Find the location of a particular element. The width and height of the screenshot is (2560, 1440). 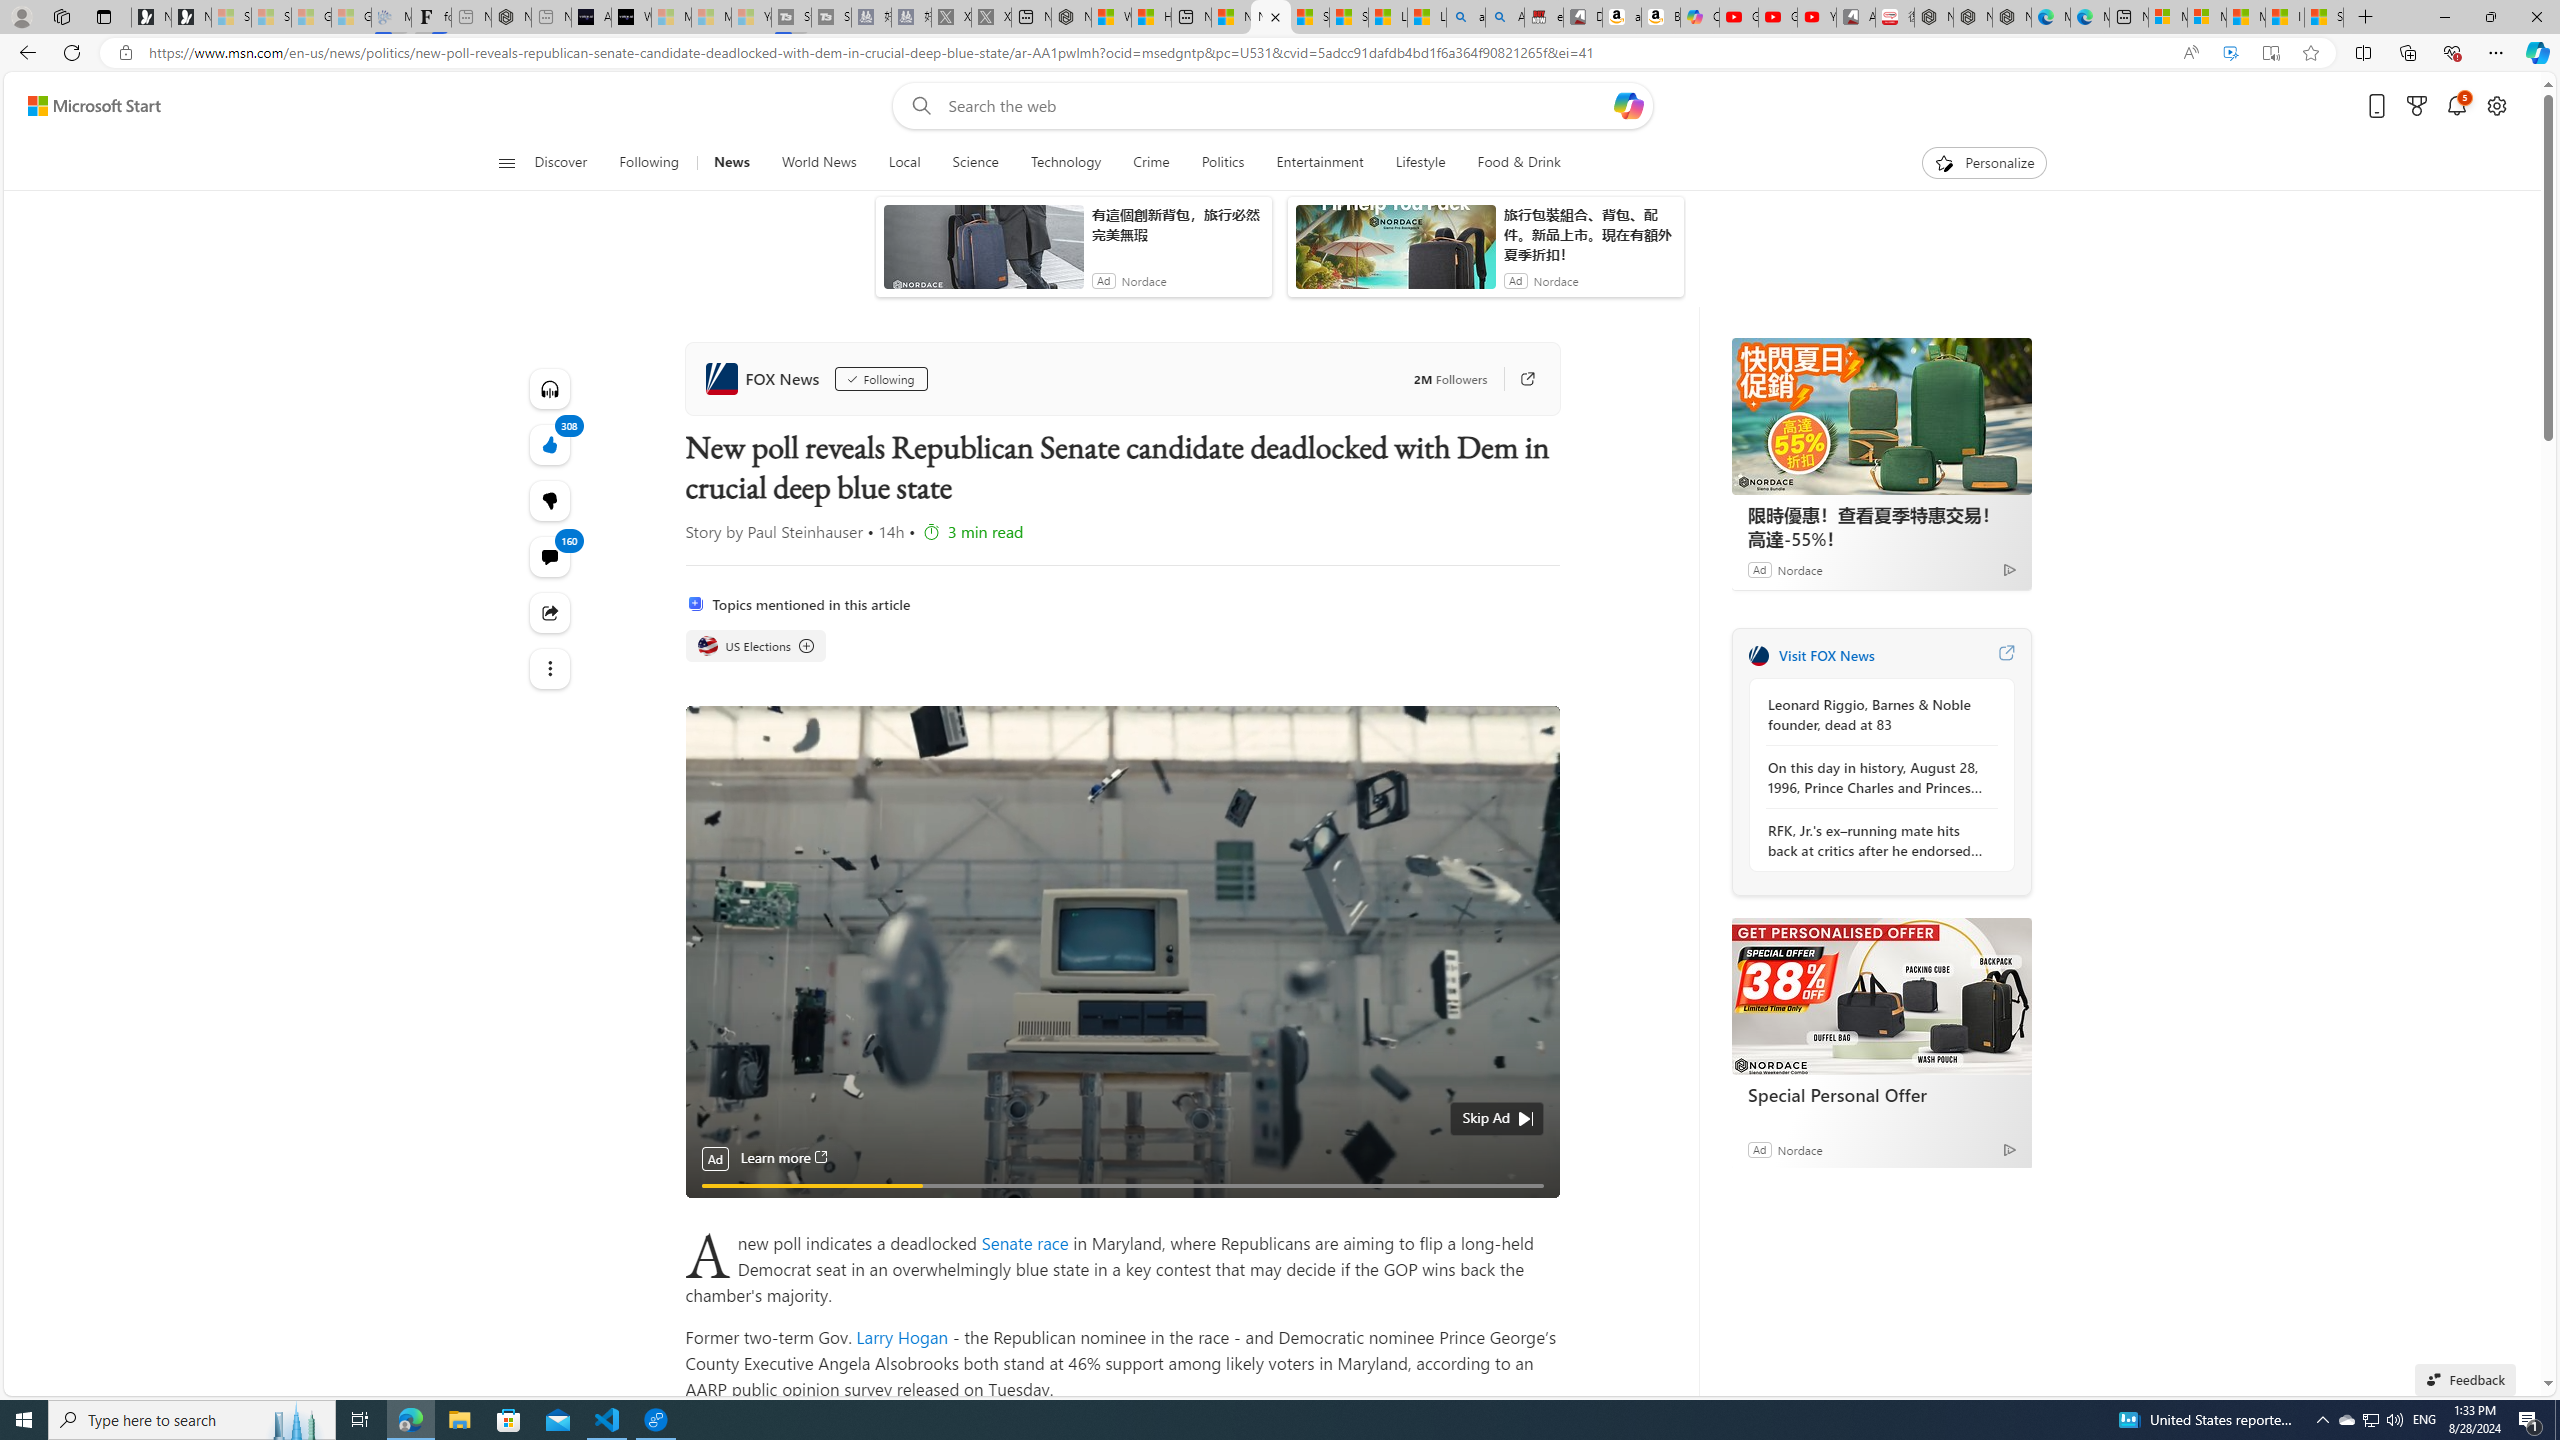

'Skip Ad' is located at coordinates (1485, 1117).